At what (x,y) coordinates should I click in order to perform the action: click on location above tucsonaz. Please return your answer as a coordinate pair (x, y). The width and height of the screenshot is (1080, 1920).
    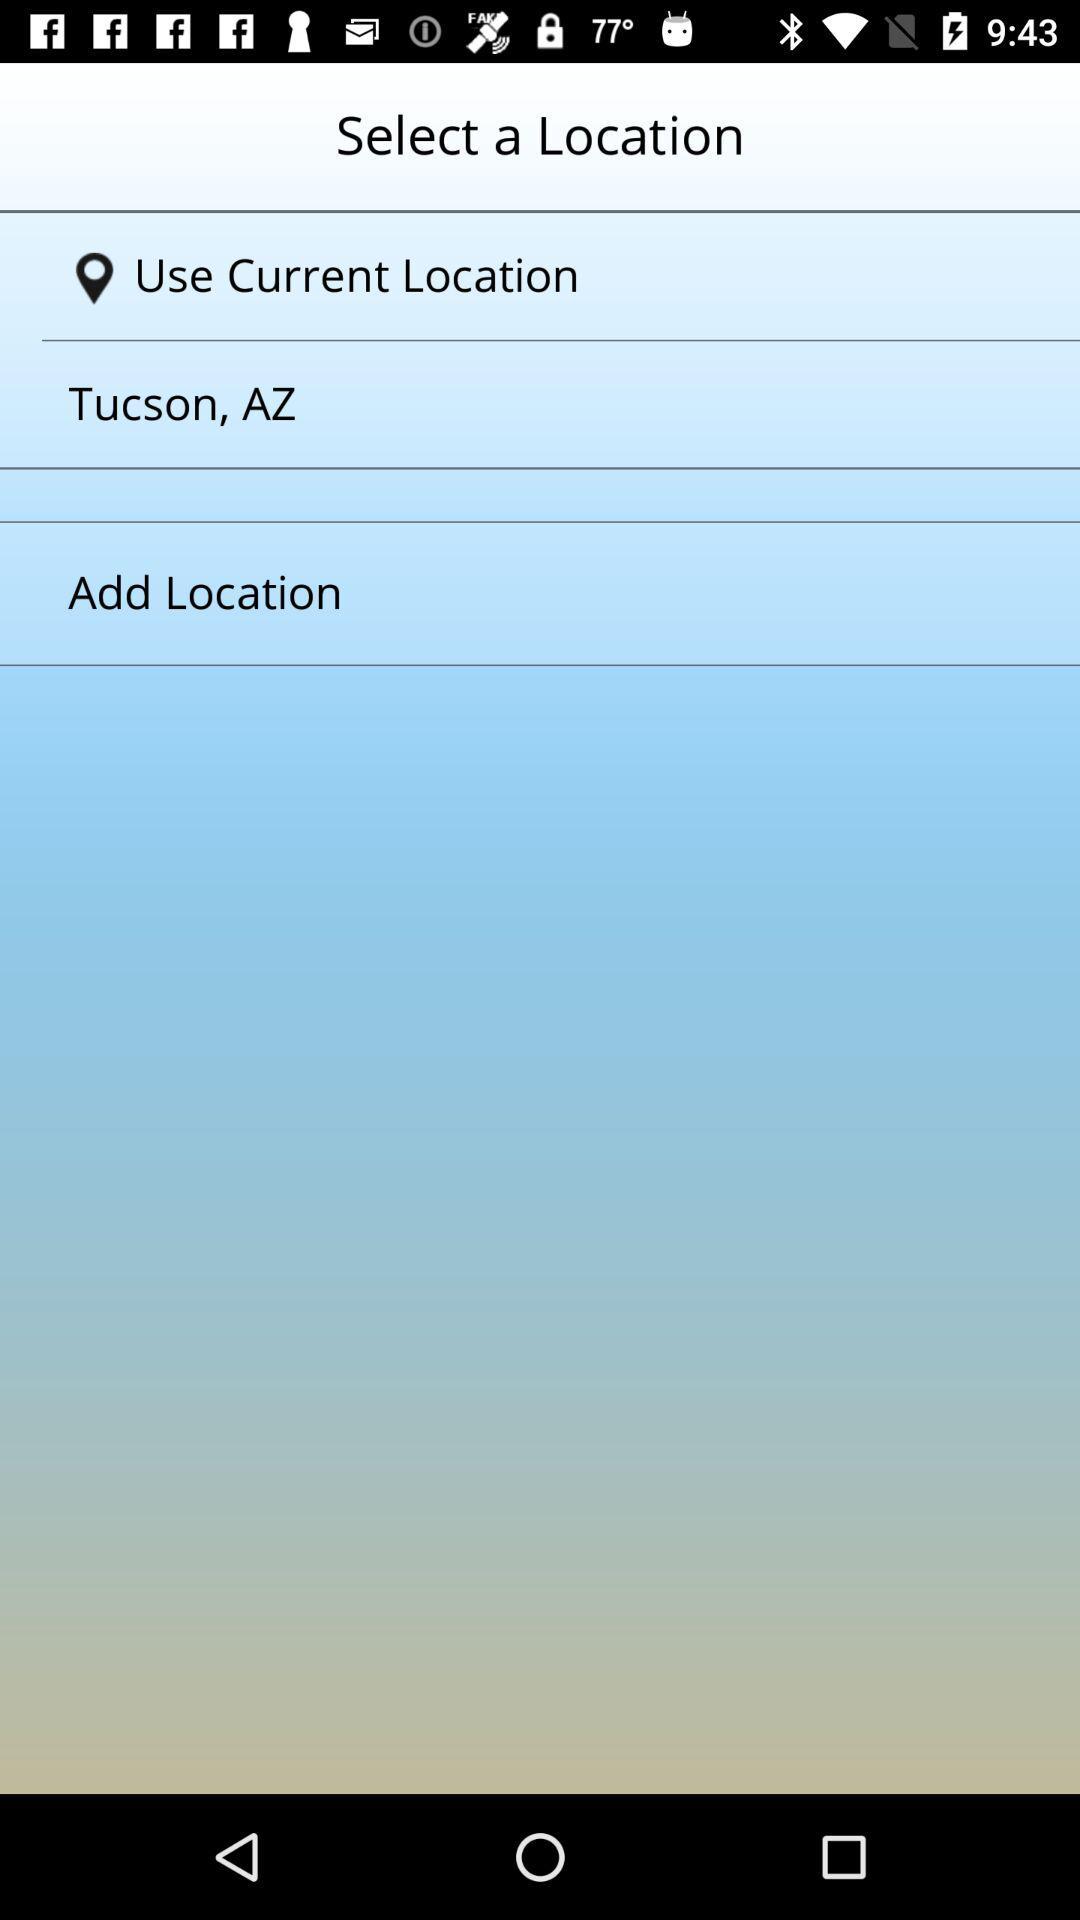
    Looking at the image, I should click on (547, 275).